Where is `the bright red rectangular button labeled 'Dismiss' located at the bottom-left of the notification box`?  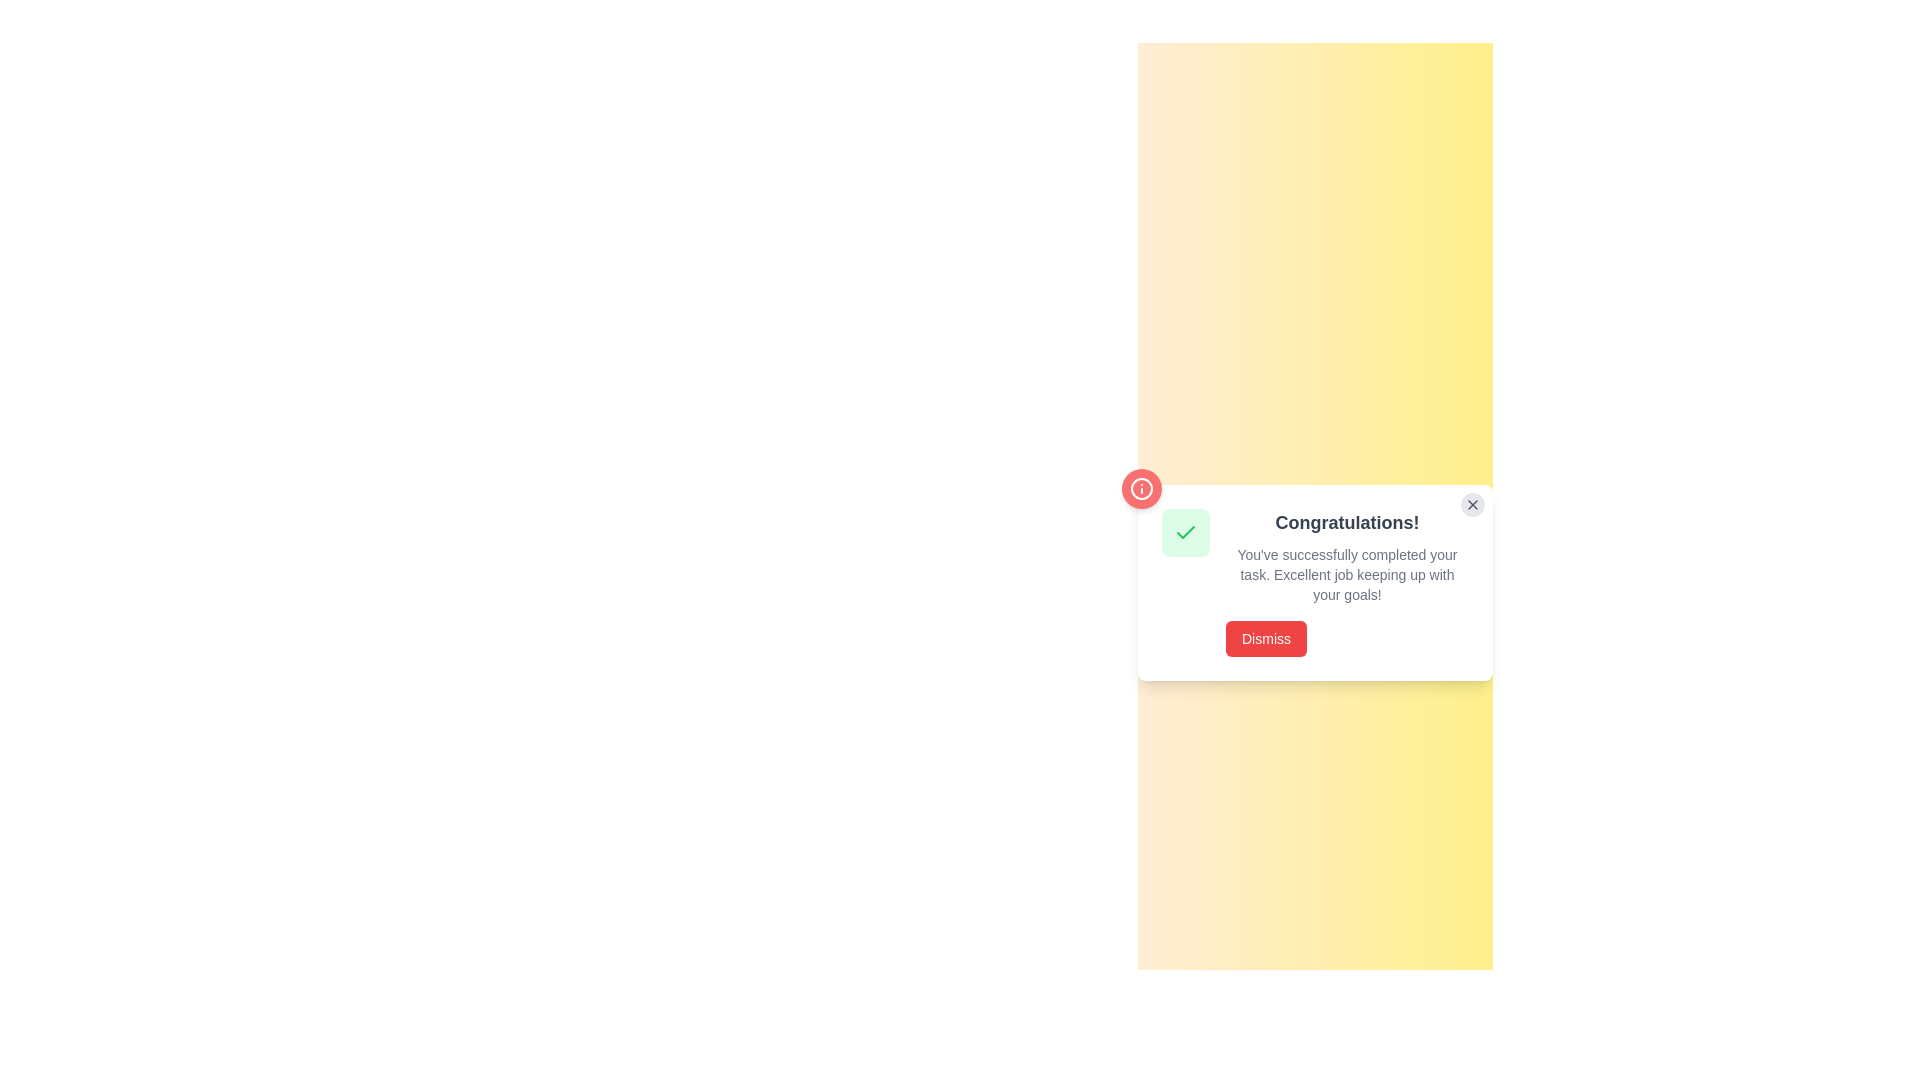
the bright red rectangular button labeled 'Dismiss' located at the bottom-left of the notification box is located at coordinates (1347, 639).